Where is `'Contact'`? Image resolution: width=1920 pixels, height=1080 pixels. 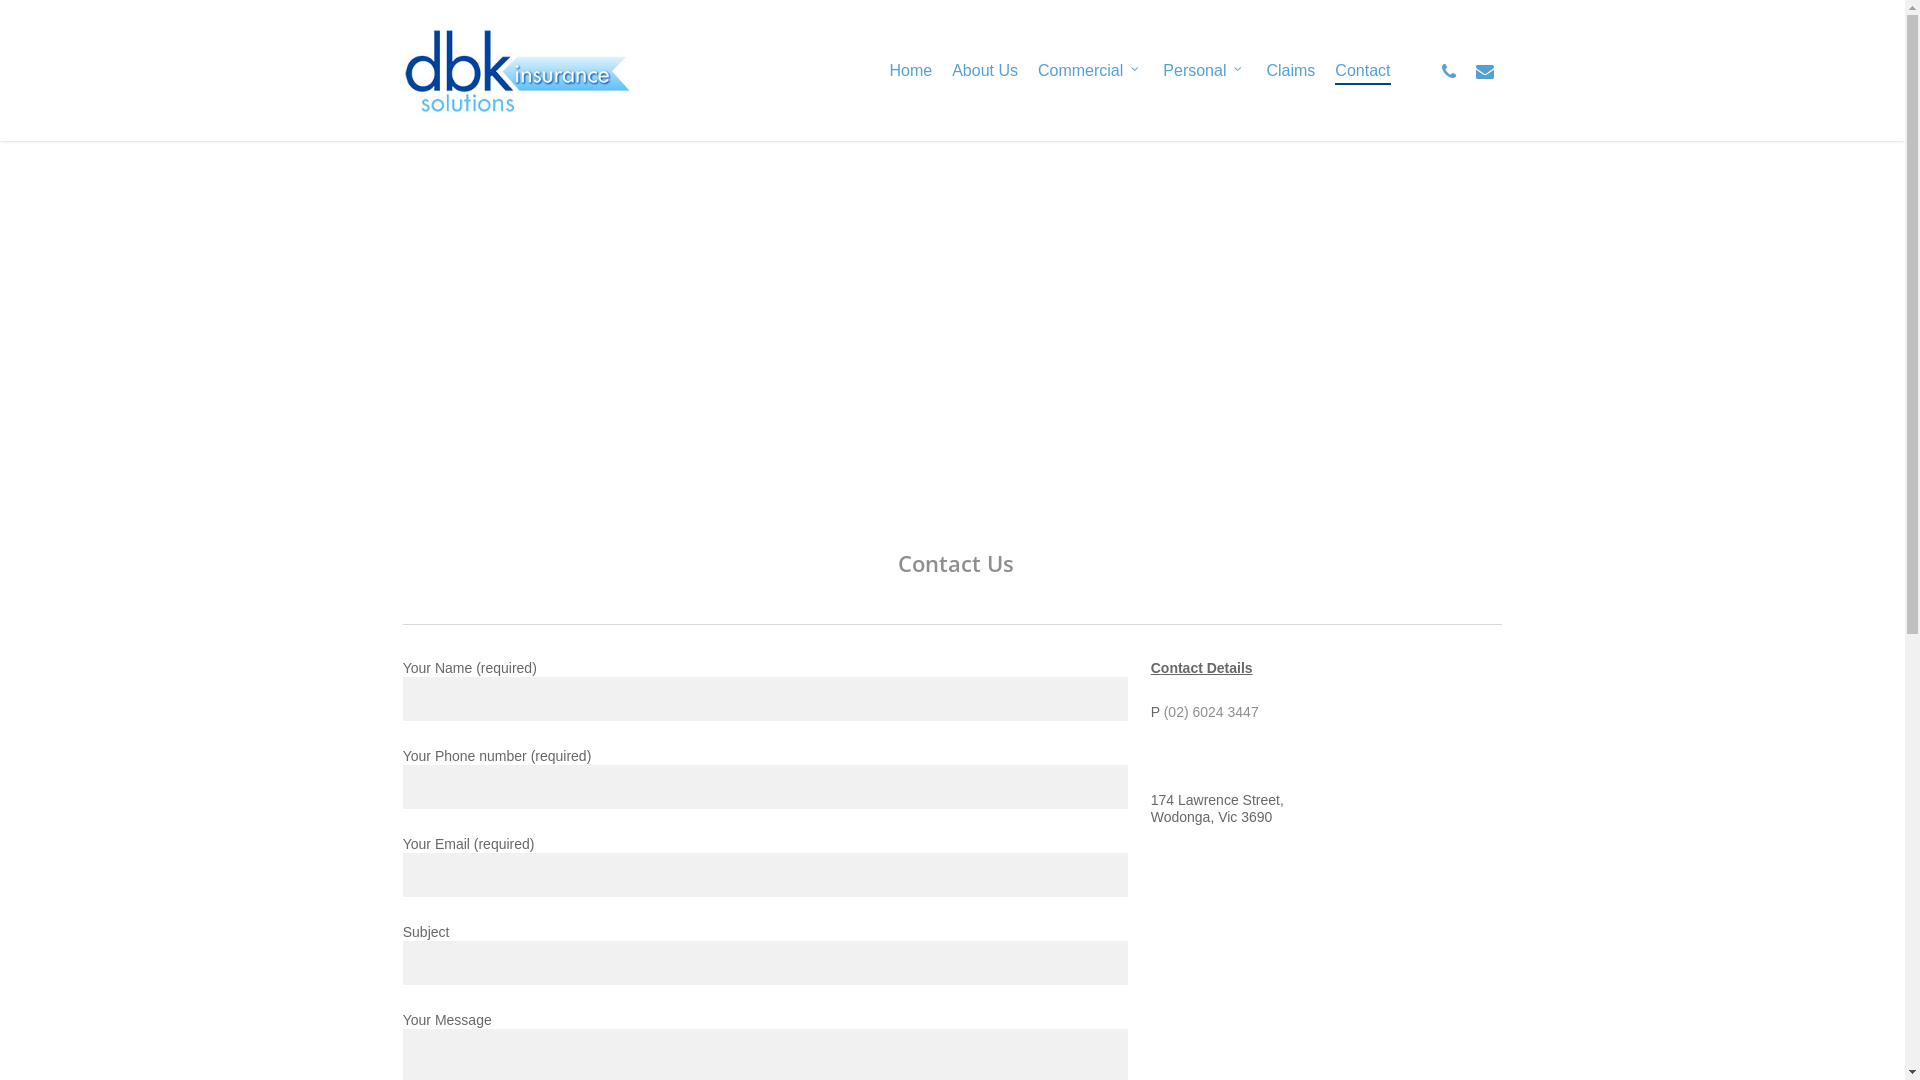
'Contact' is located at coordinates (1361, 68).